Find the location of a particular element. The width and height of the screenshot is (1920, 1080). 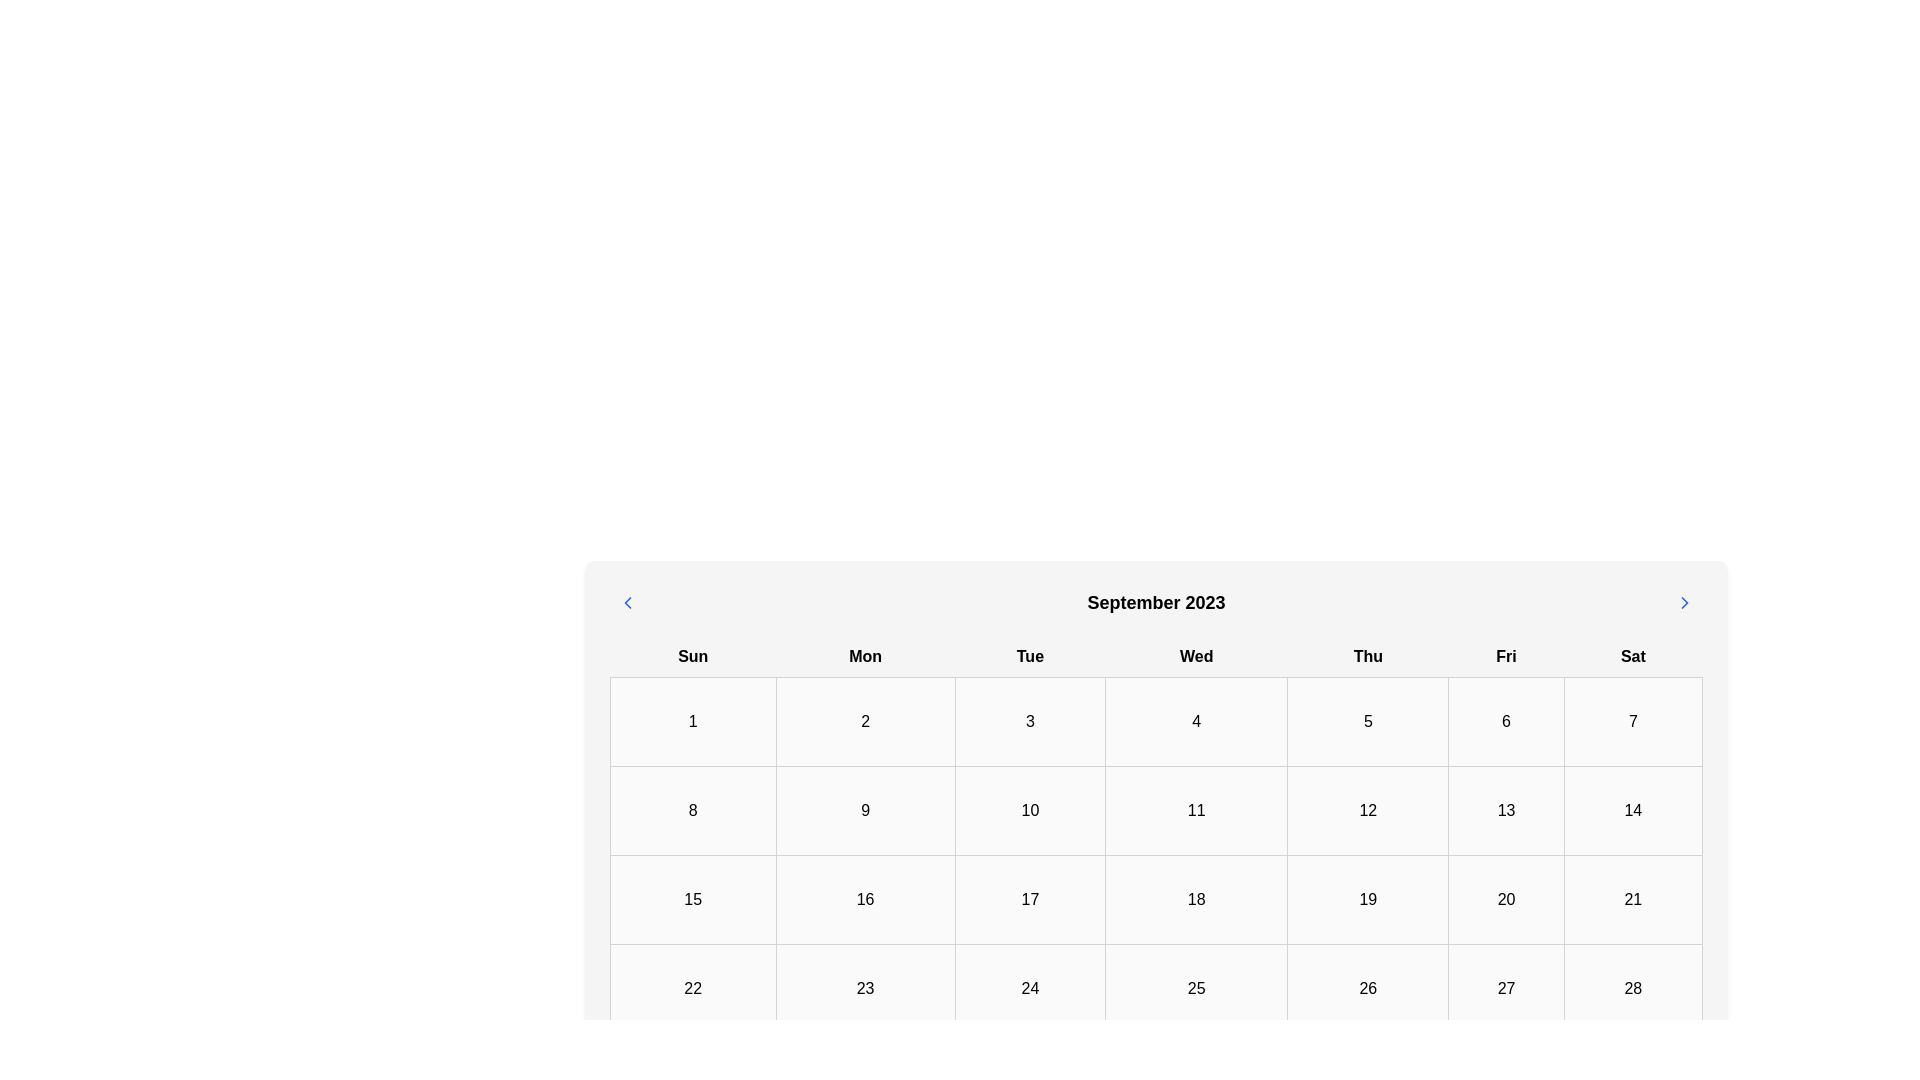

the interactive chevron icon on the left-hand side of the calendar interface is located at coordinates (627, 601).